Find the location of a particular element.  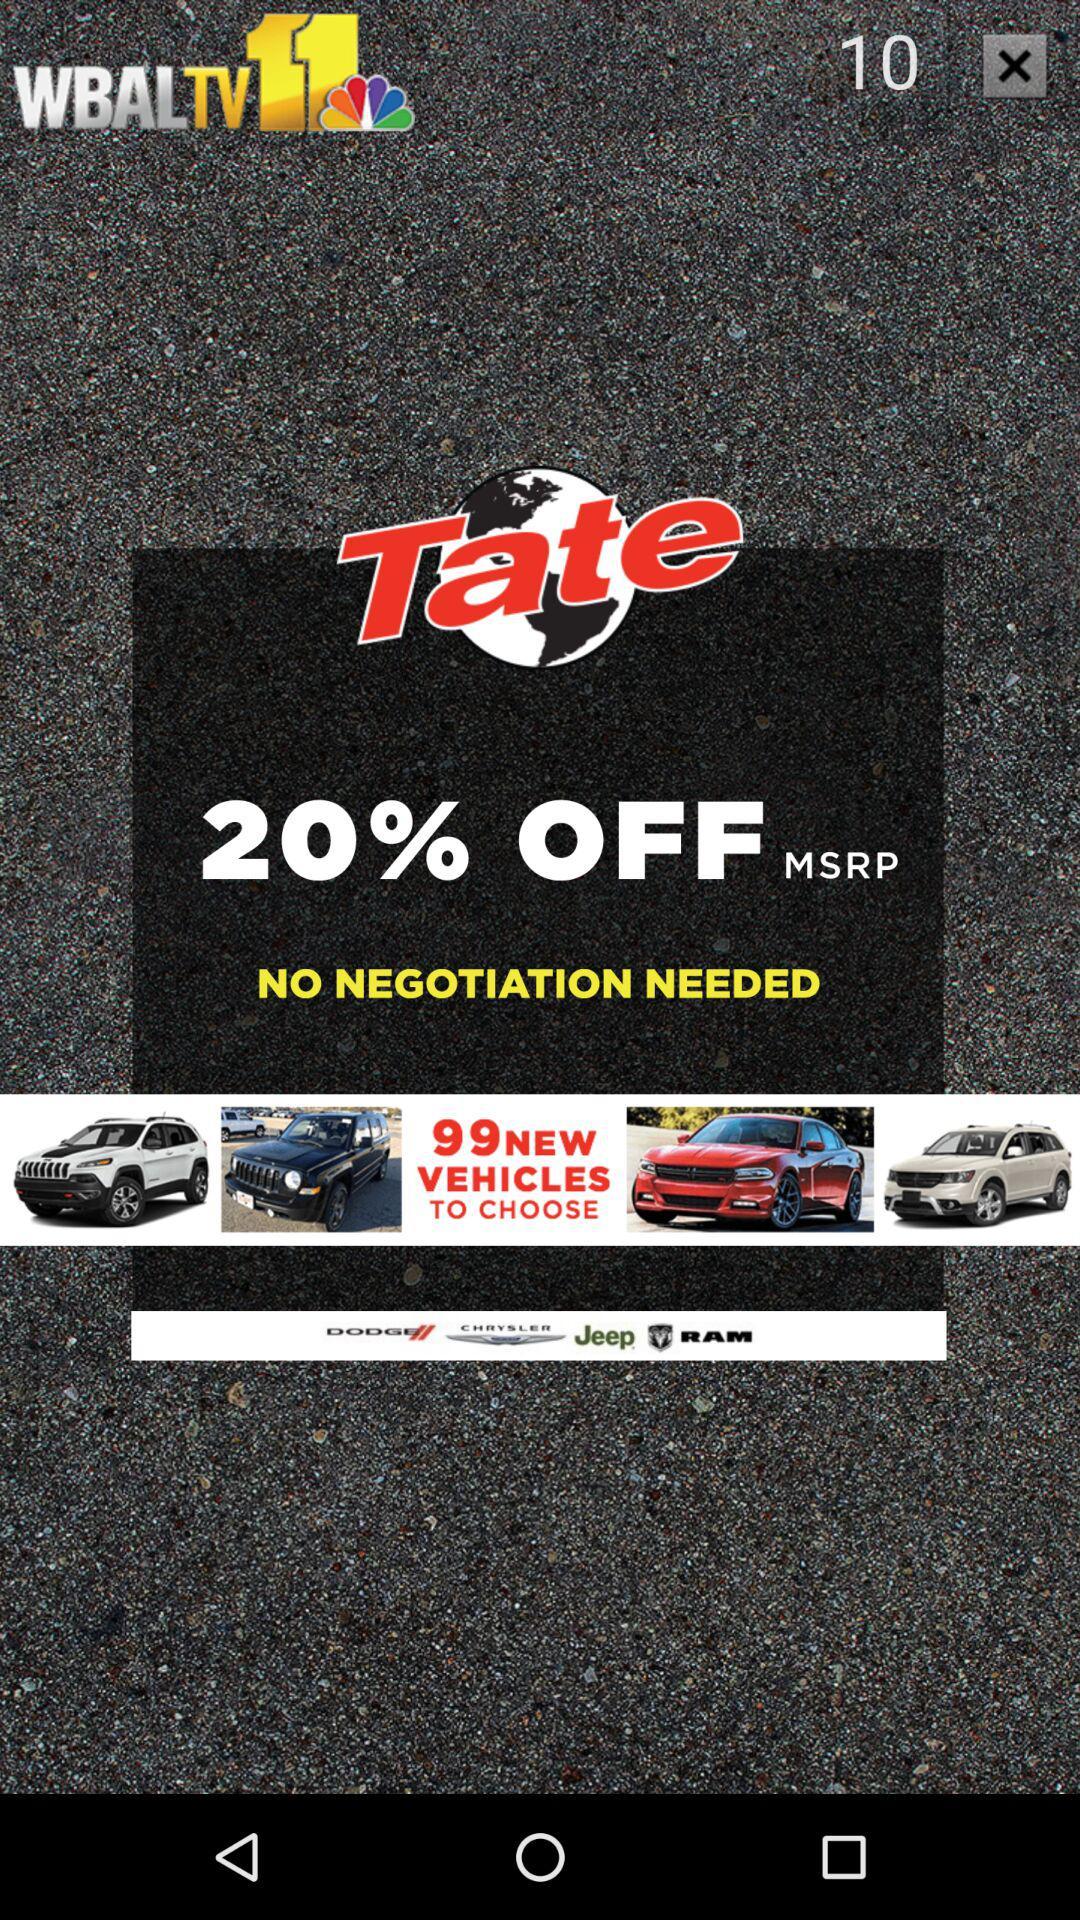

the close icon is located at coordinates (1014, 70).